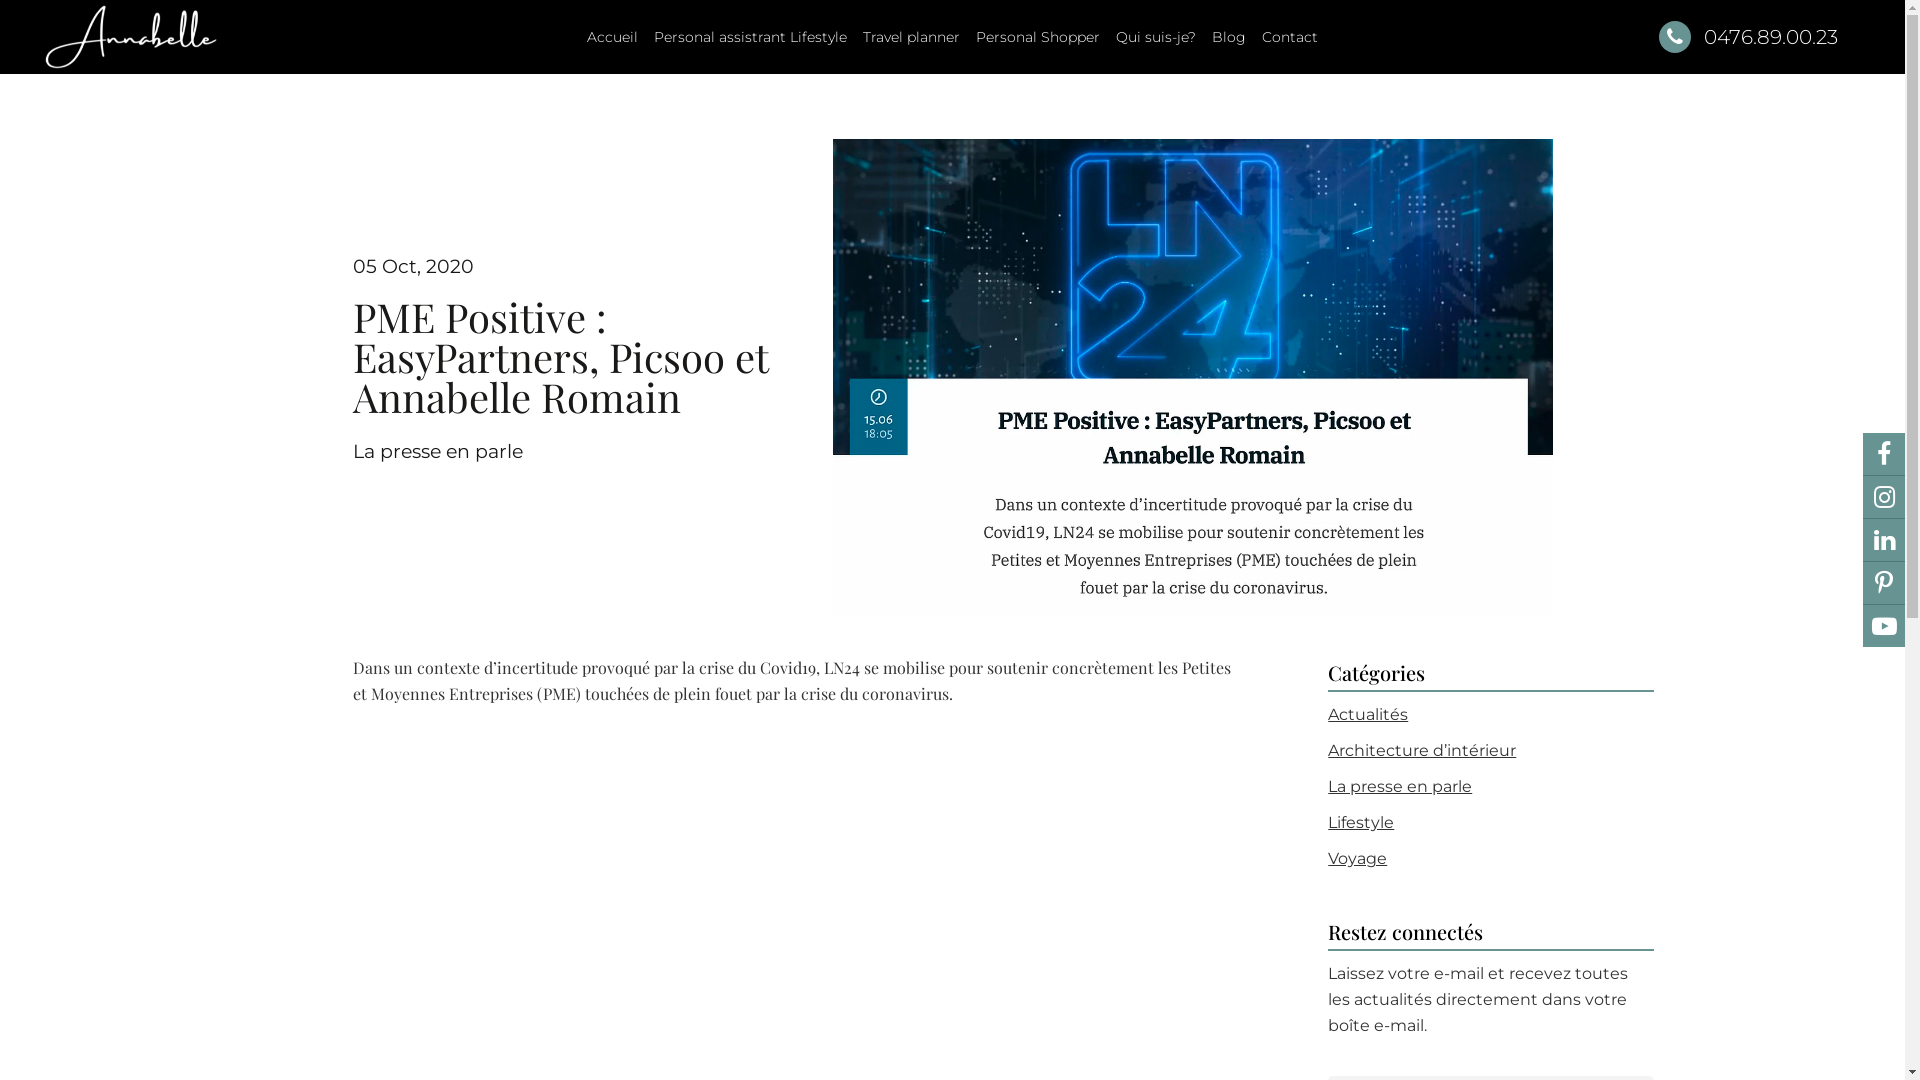 This screenshot has width=1920, height=1080. I want to click on 'La presse en parle', so click(1328, 785).